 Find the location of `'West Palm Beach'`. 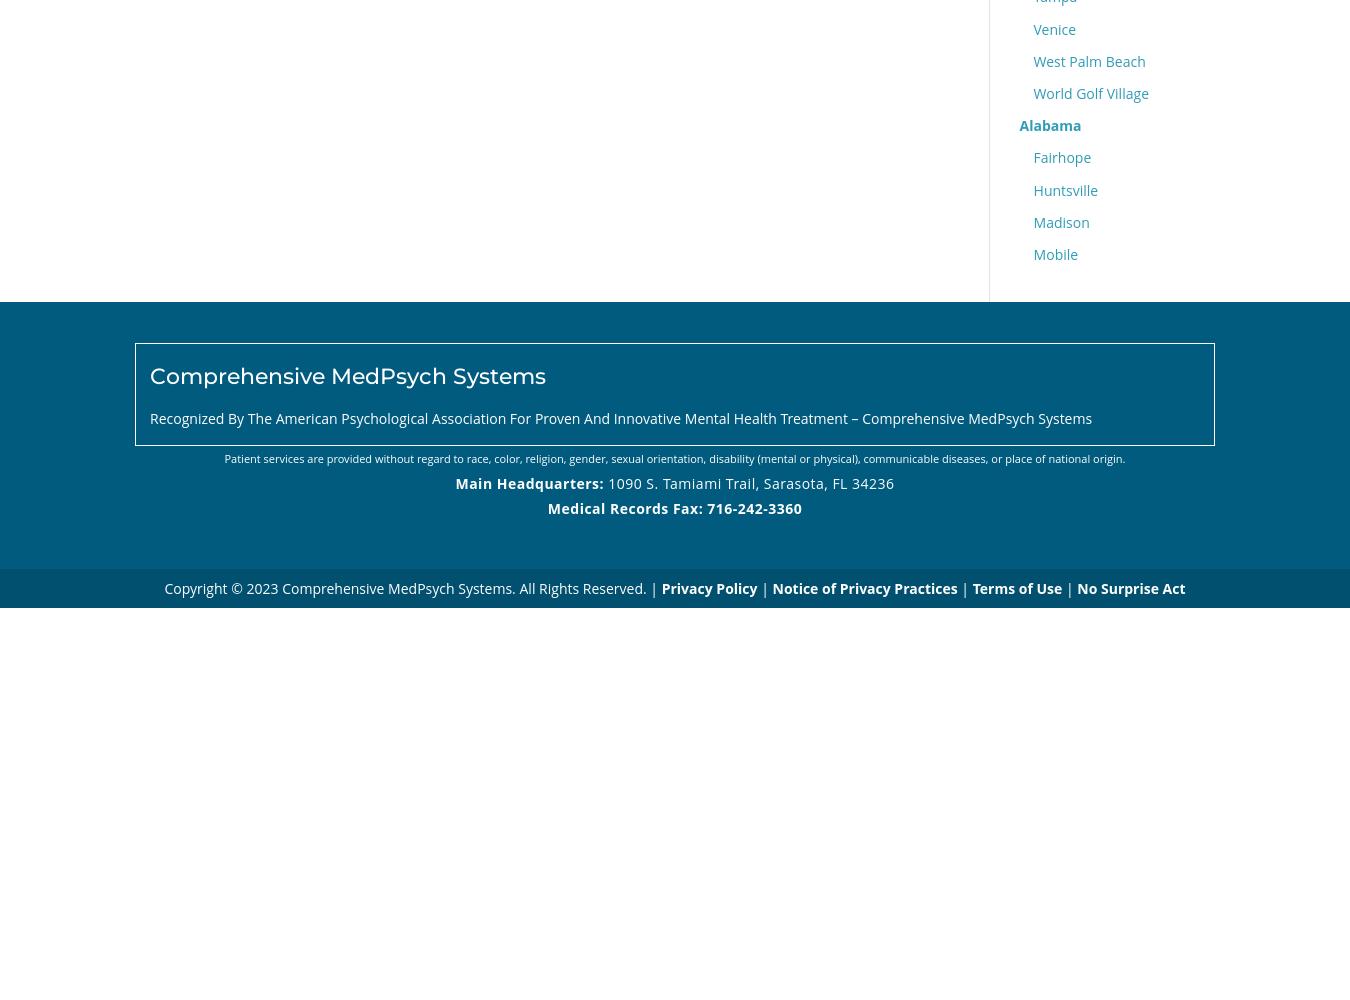

'West Palm Beach' is located at coordinates (1089, 60).